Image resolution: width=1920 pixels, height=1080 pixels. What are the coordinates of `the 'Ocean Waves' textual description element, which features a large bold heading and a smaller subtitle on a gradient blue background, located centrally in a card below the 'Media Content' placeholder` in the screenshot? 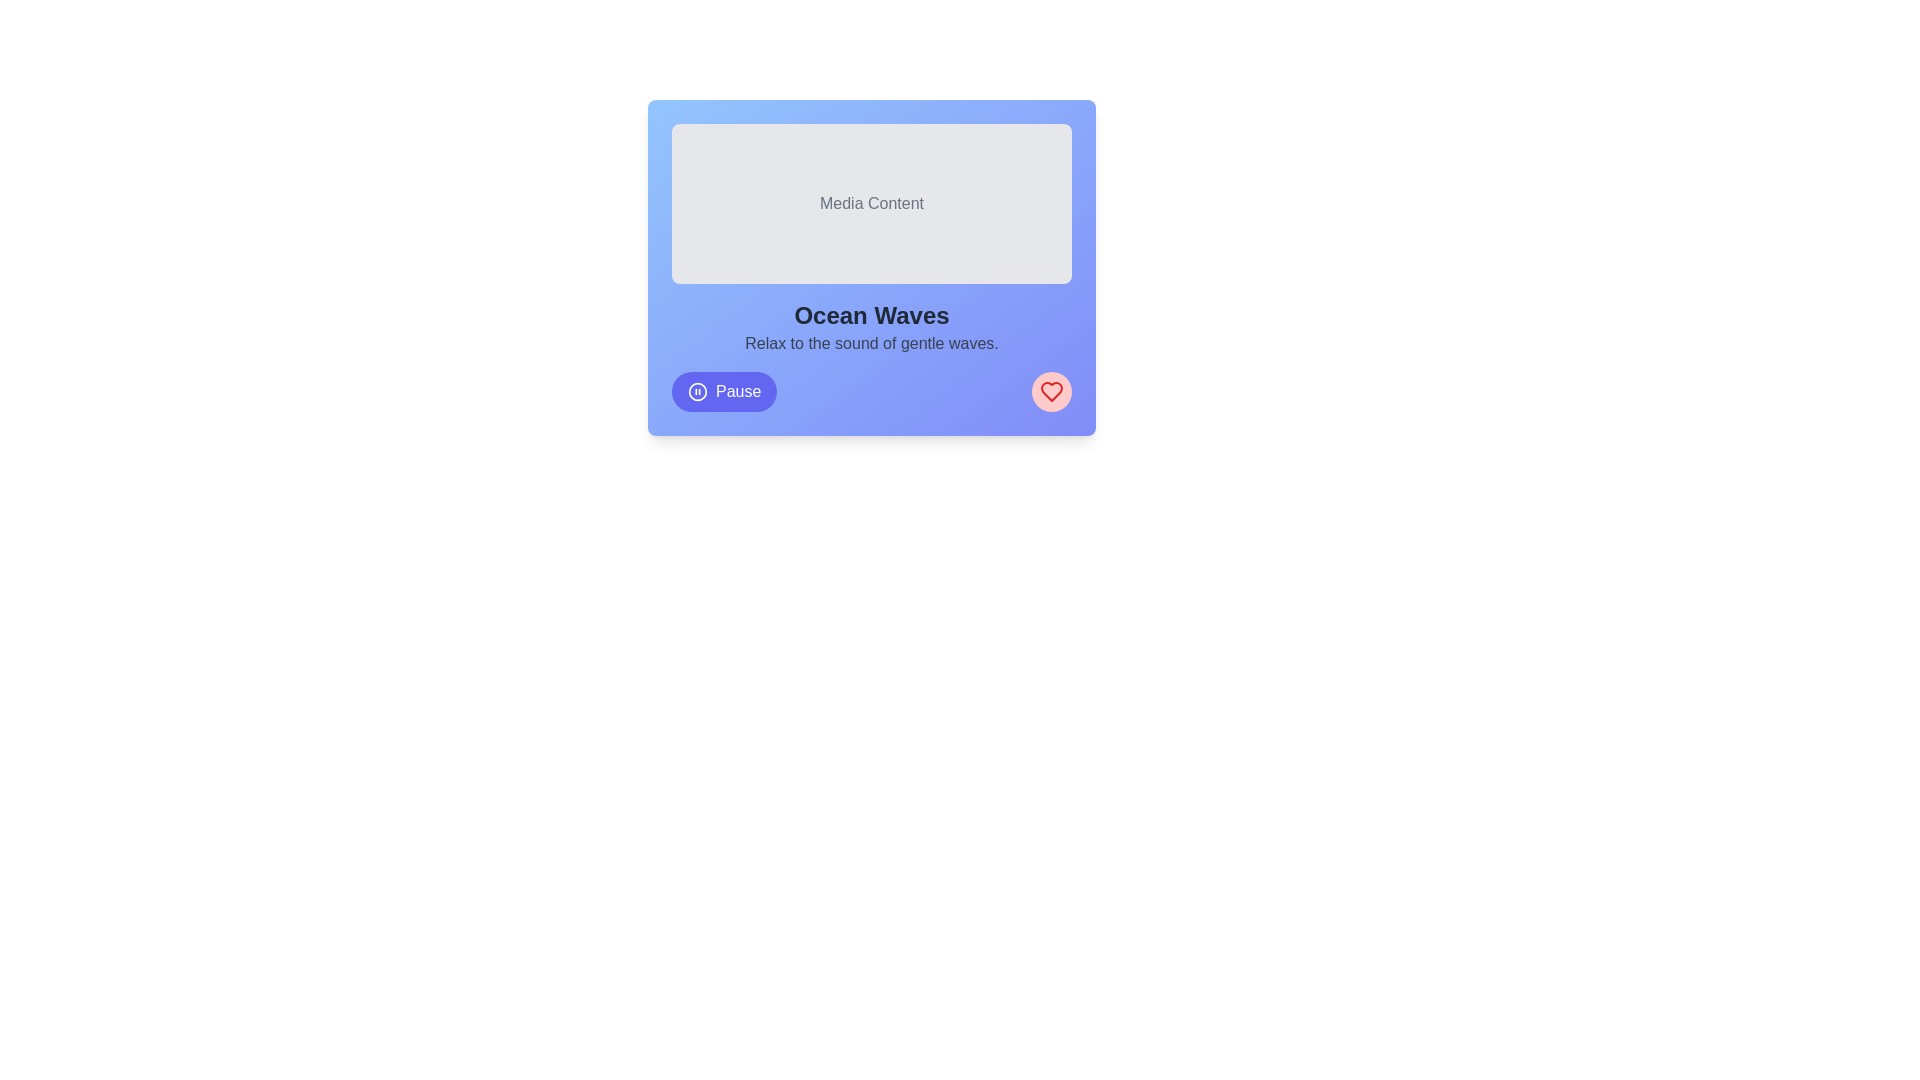 It's located at (872, 326).